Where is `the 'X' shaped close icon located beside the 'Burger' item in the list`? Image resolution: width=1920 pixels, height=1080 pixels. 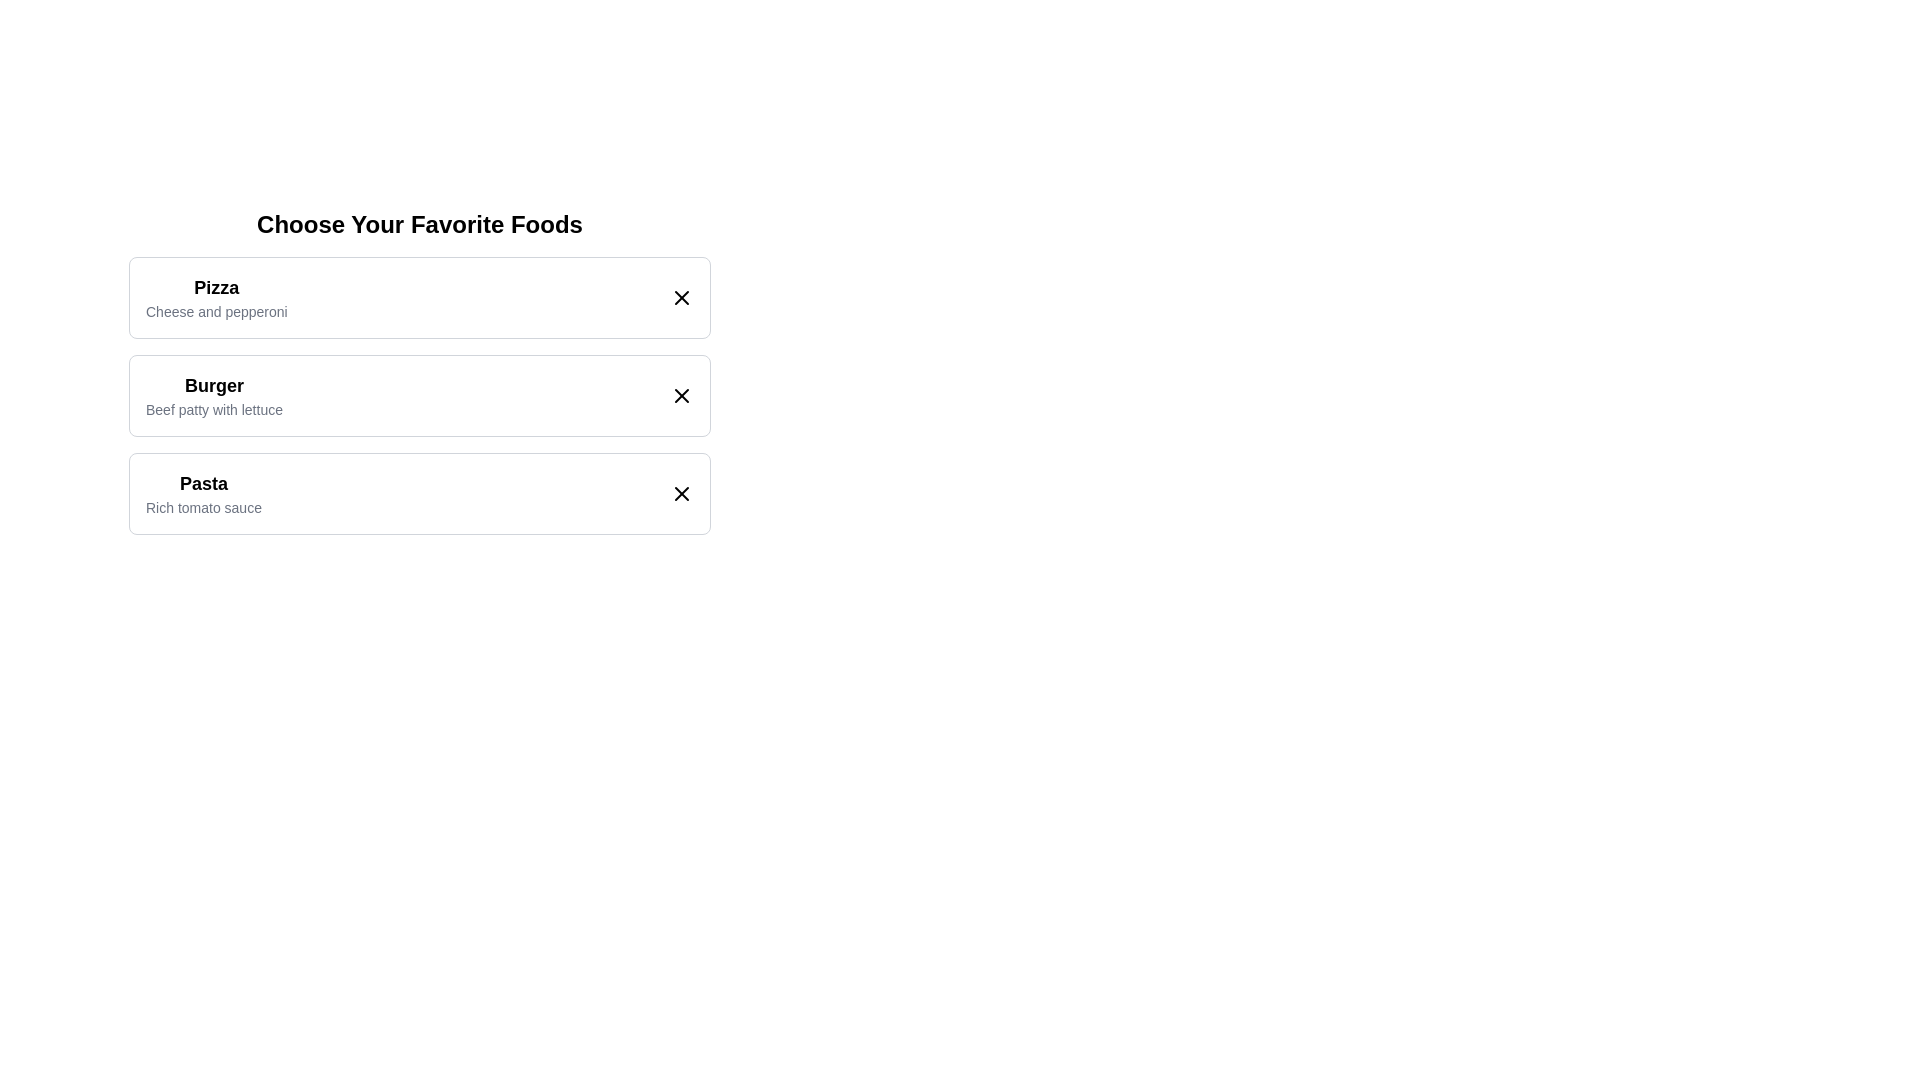
the 'X' shaped close icon located beside the 'Burger' item in the list is located at coordinates (681, 396).